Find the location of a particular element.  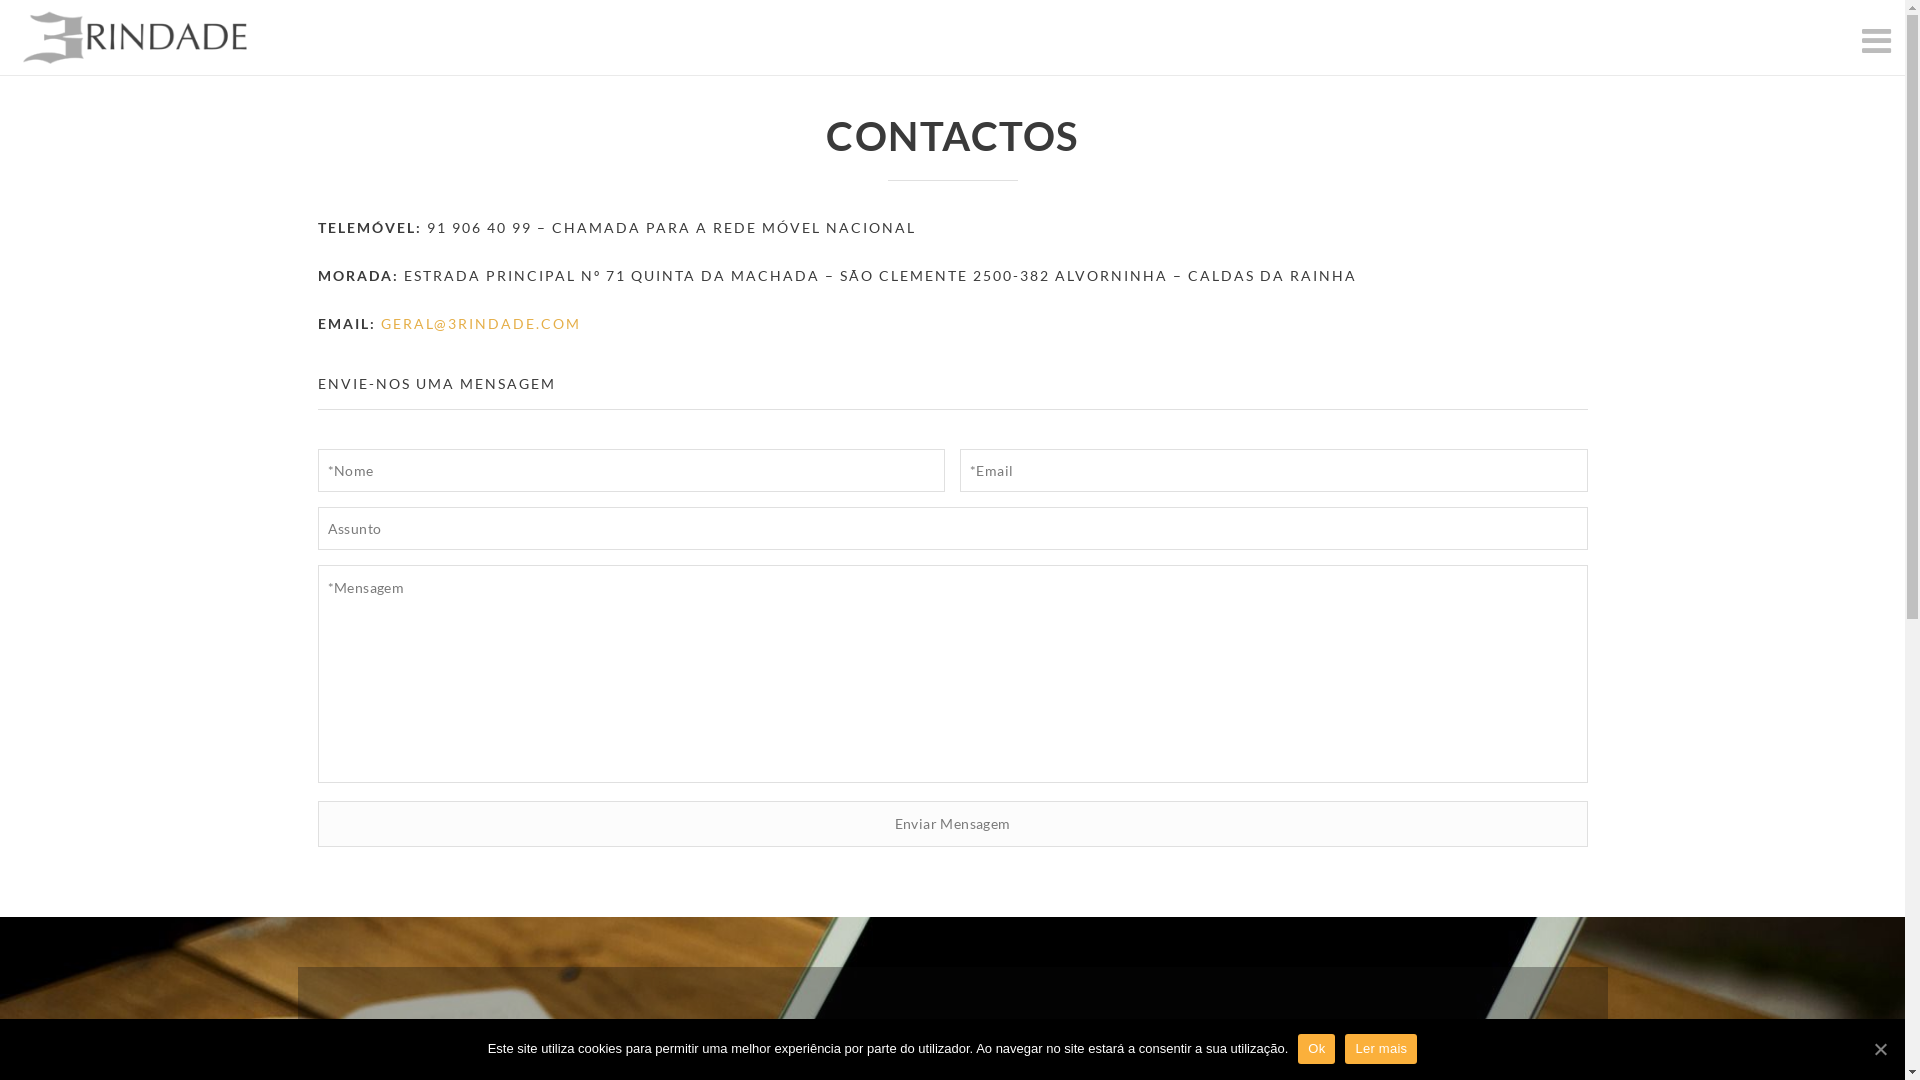

'Ler mais' is located at coordinates (1380, 1048).